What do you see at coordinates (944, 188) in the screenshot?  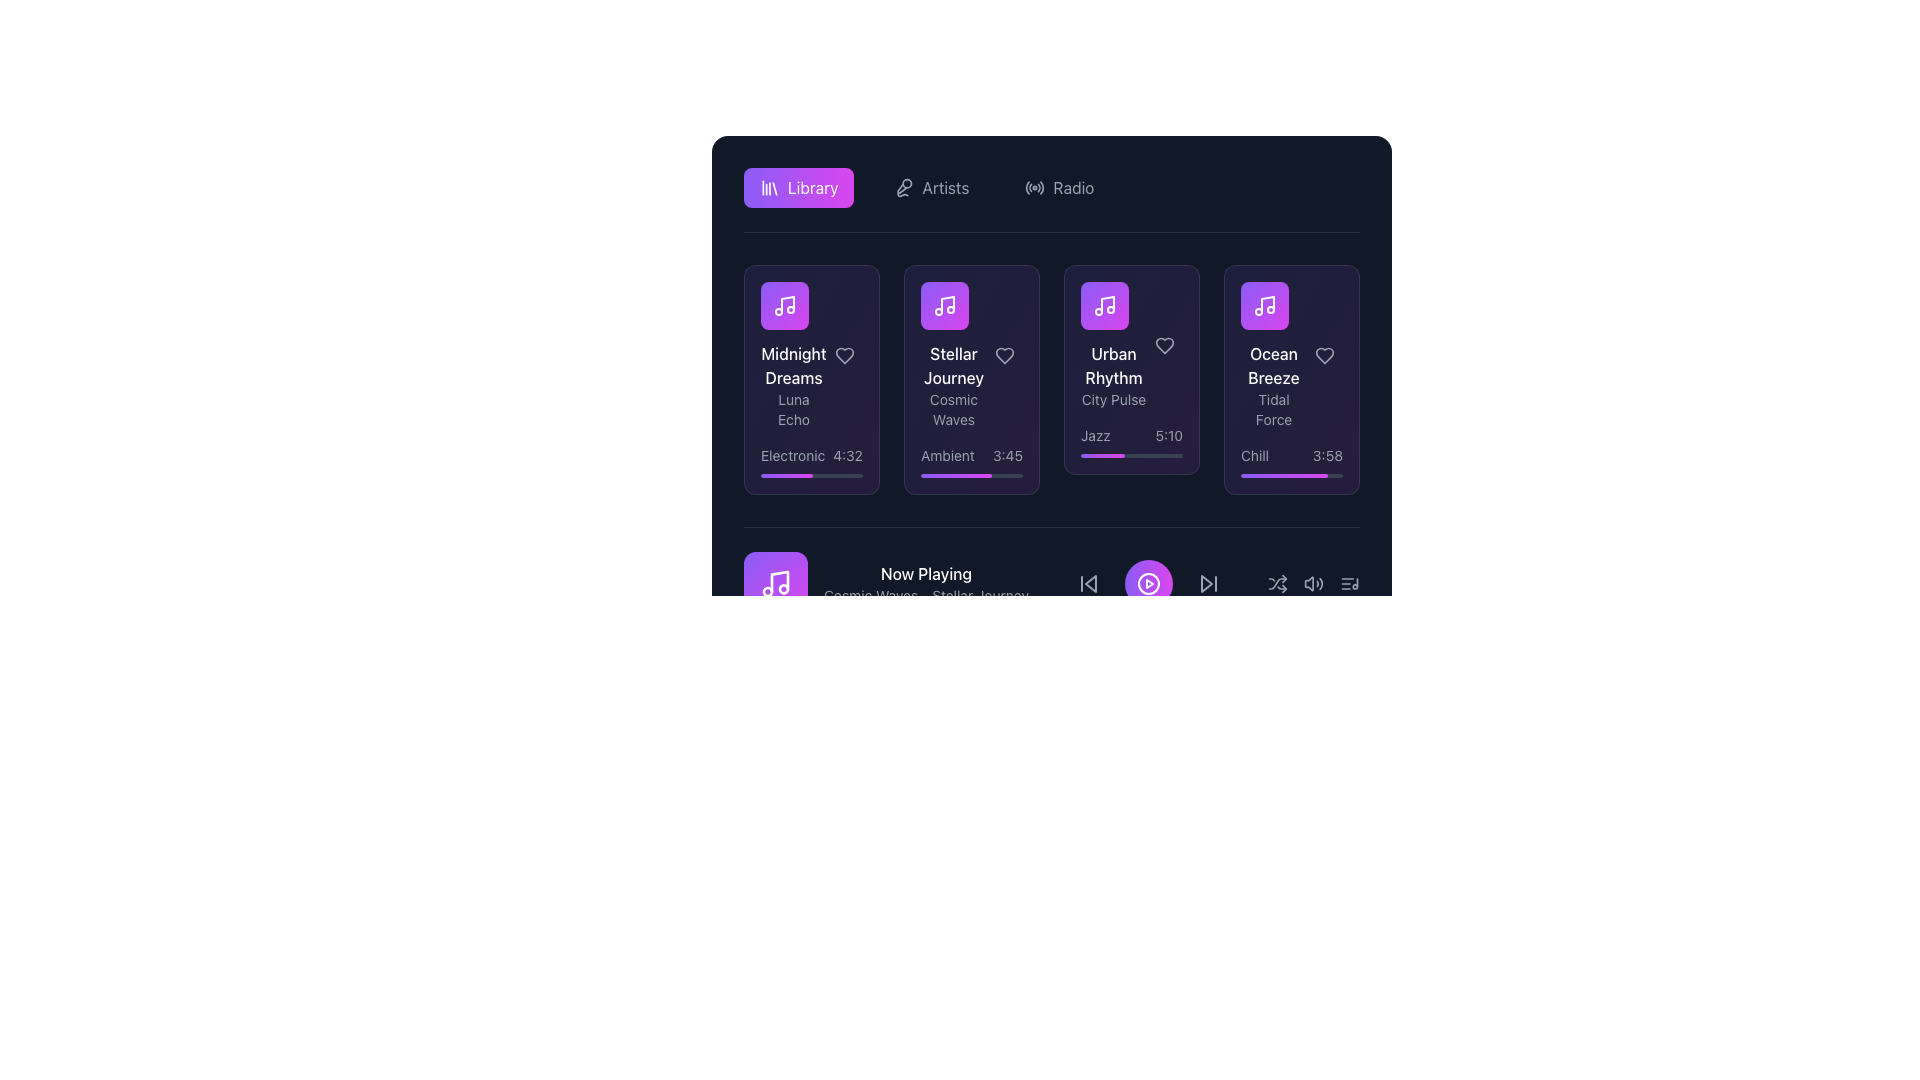 I see `the 'Artists' text in the top navigation bar` at bounding box center [944, 188].